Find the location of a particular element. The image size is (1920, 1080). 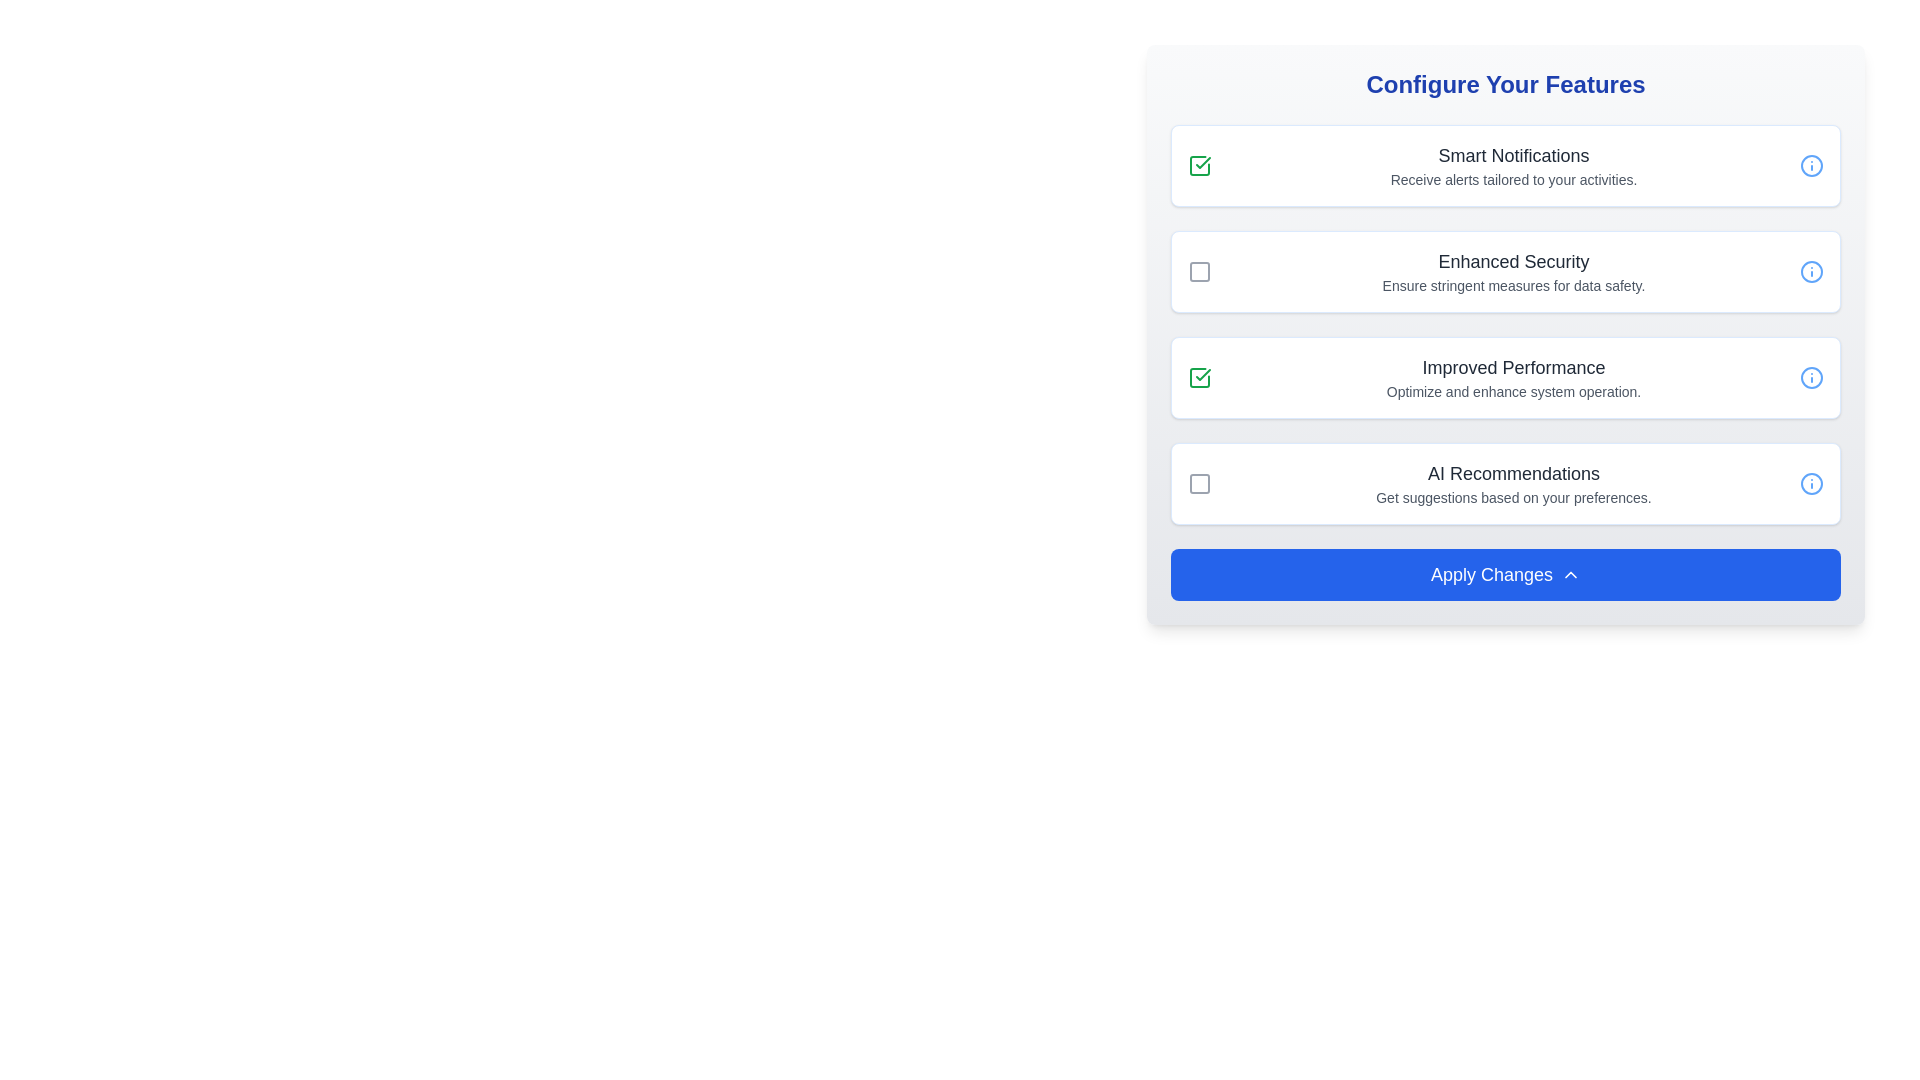

the Text Label displaying 'Optimize and enhance system operation.' located below the header 'Improved Performance' is located at coordinates (1513, 392).